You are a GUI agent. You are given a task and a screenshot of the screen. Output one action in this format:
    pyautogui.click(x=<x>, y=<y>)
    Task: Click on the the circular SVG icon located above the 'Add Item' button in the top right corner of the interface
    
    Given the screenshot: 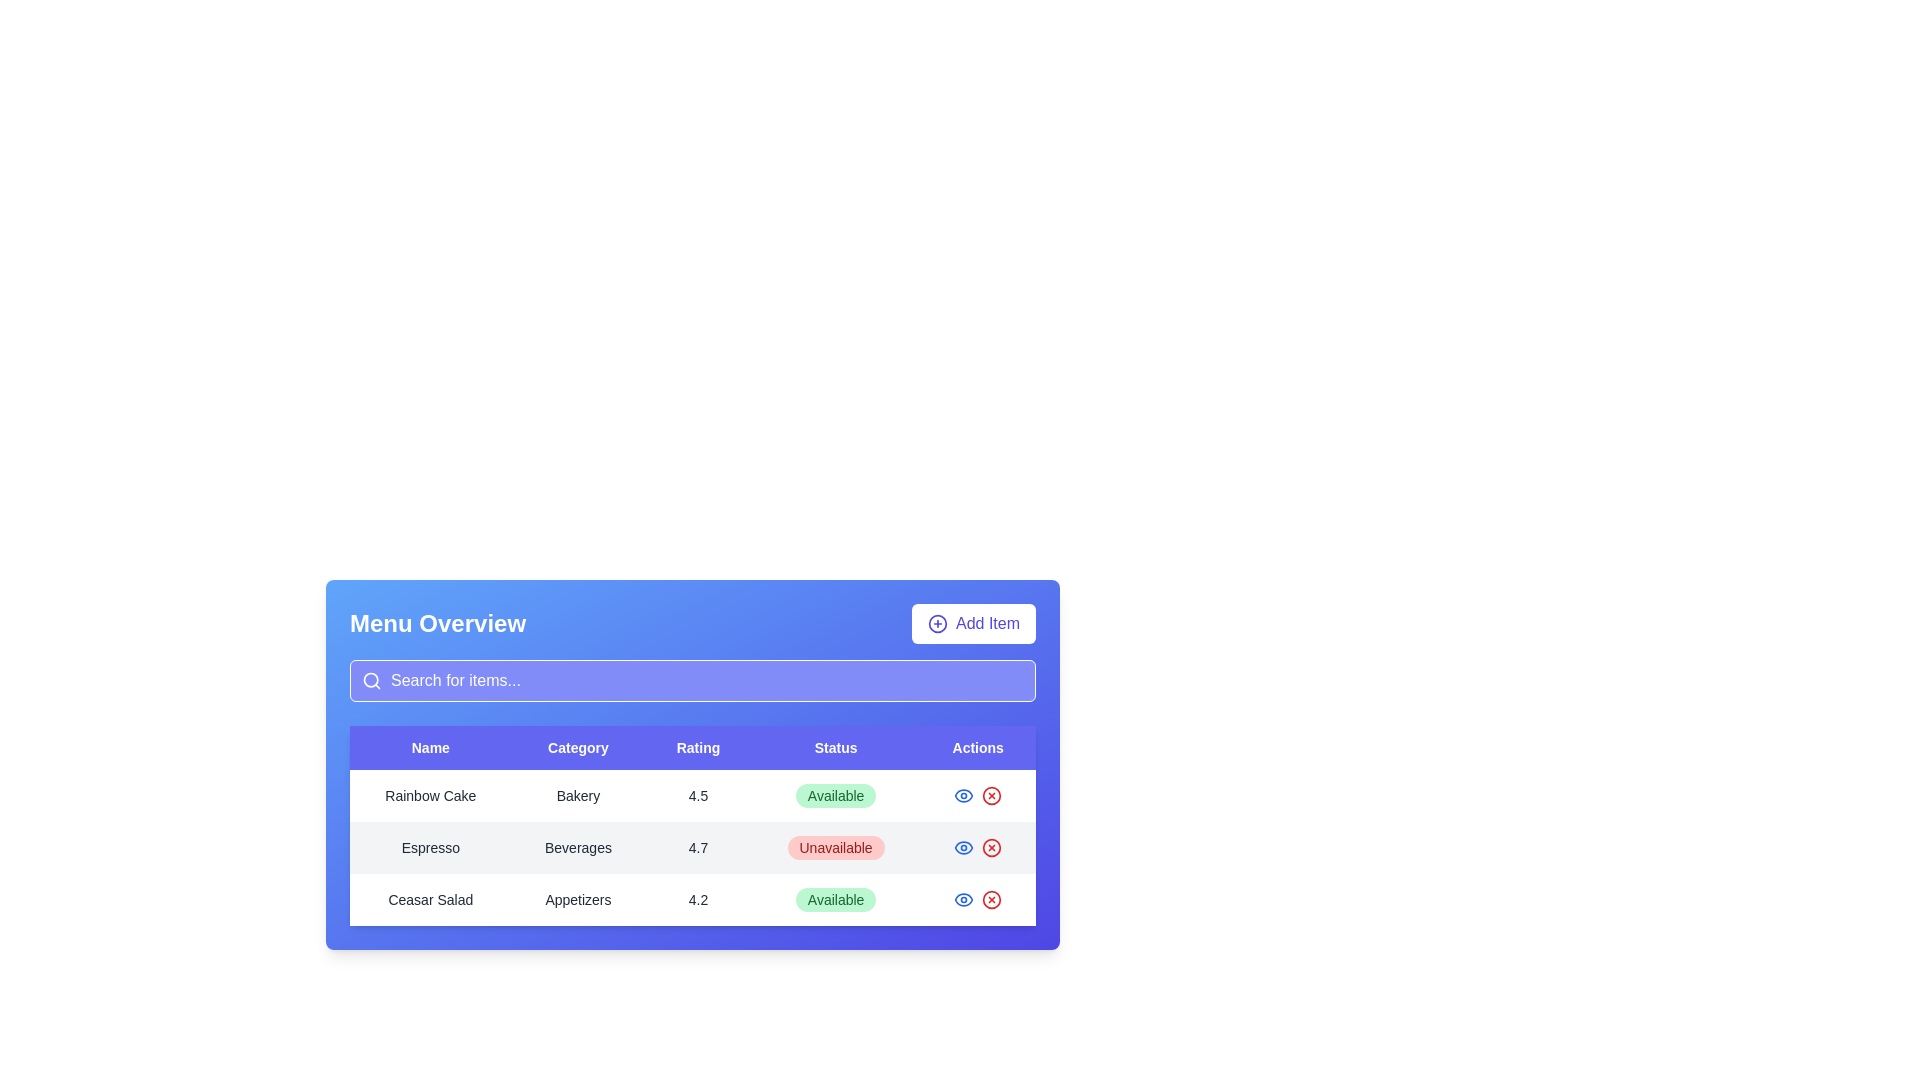 What is the action you would take?
    pyautogui.click(x=936, y=623)
    